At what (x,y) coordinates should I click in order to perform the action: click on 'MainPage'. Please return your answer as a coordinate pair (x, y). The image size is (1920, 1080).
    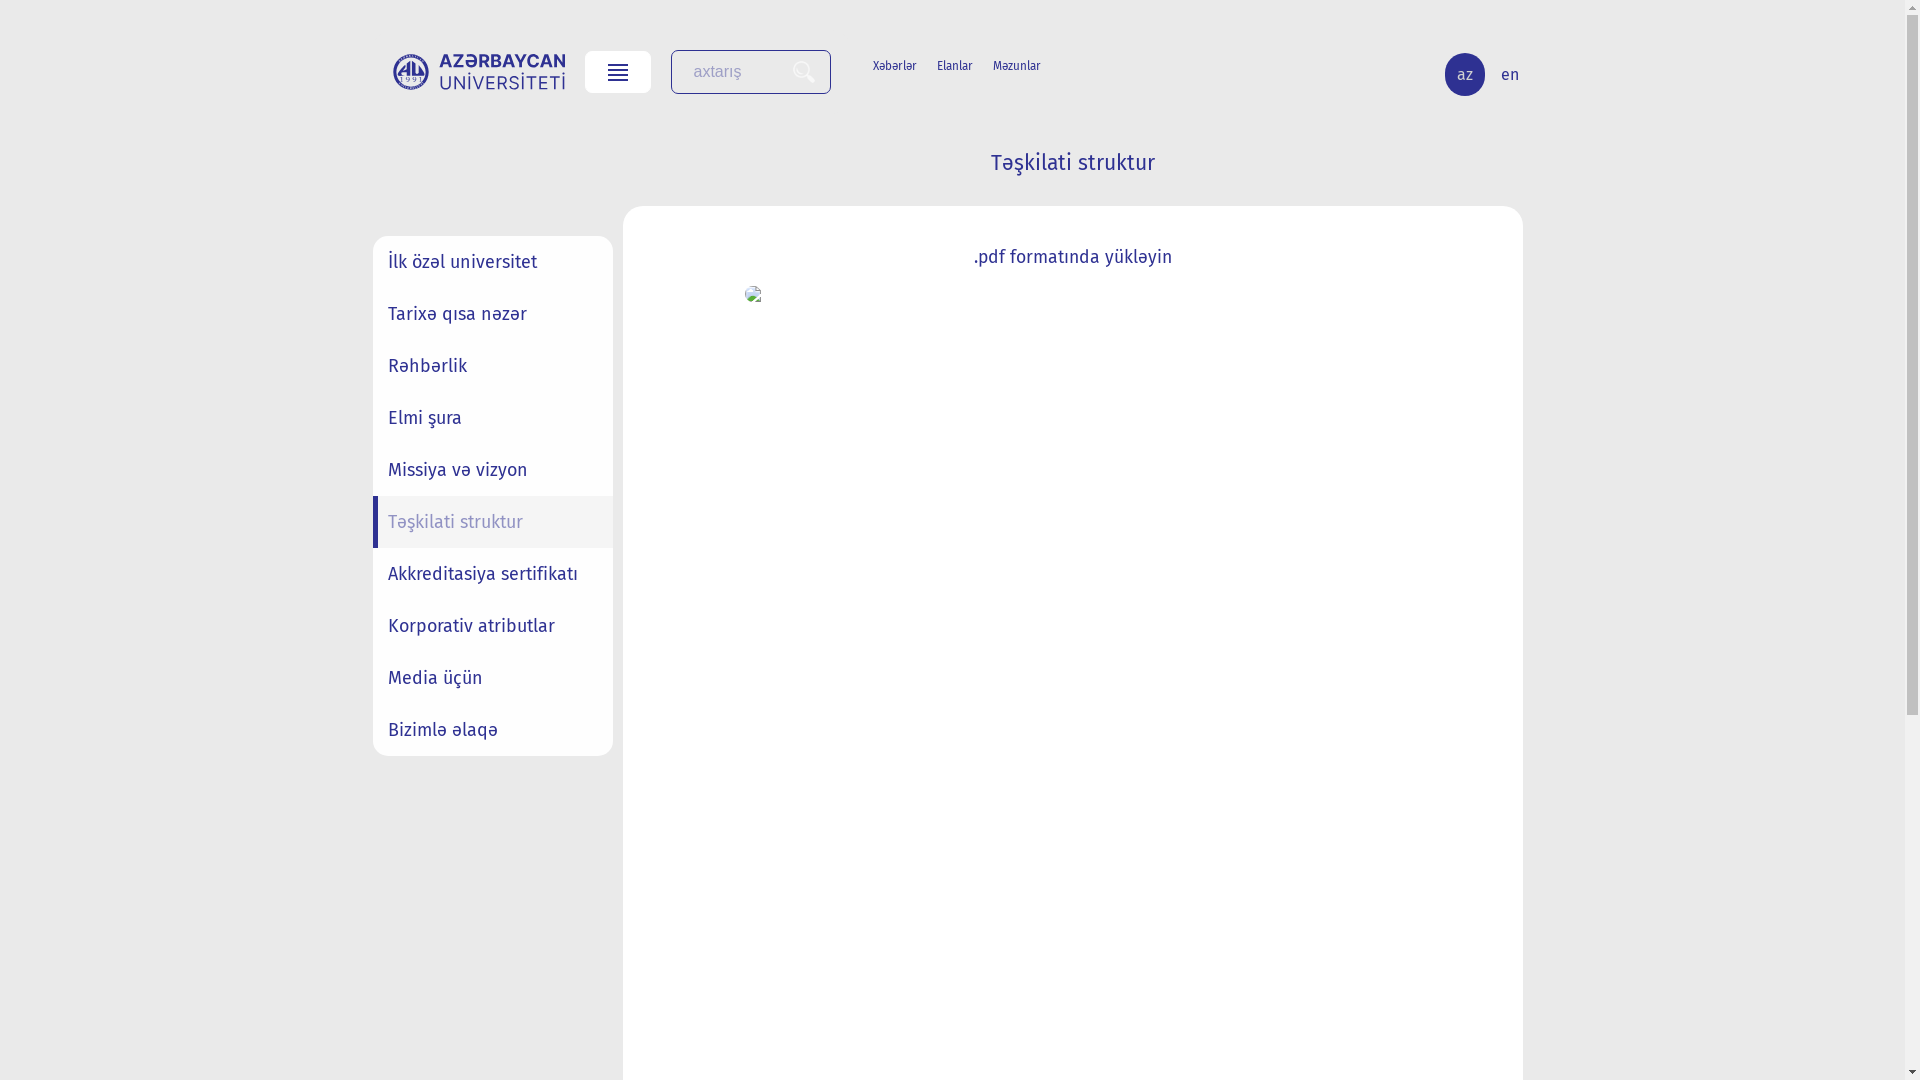
    Looking at the image, I should click on (477, 71).